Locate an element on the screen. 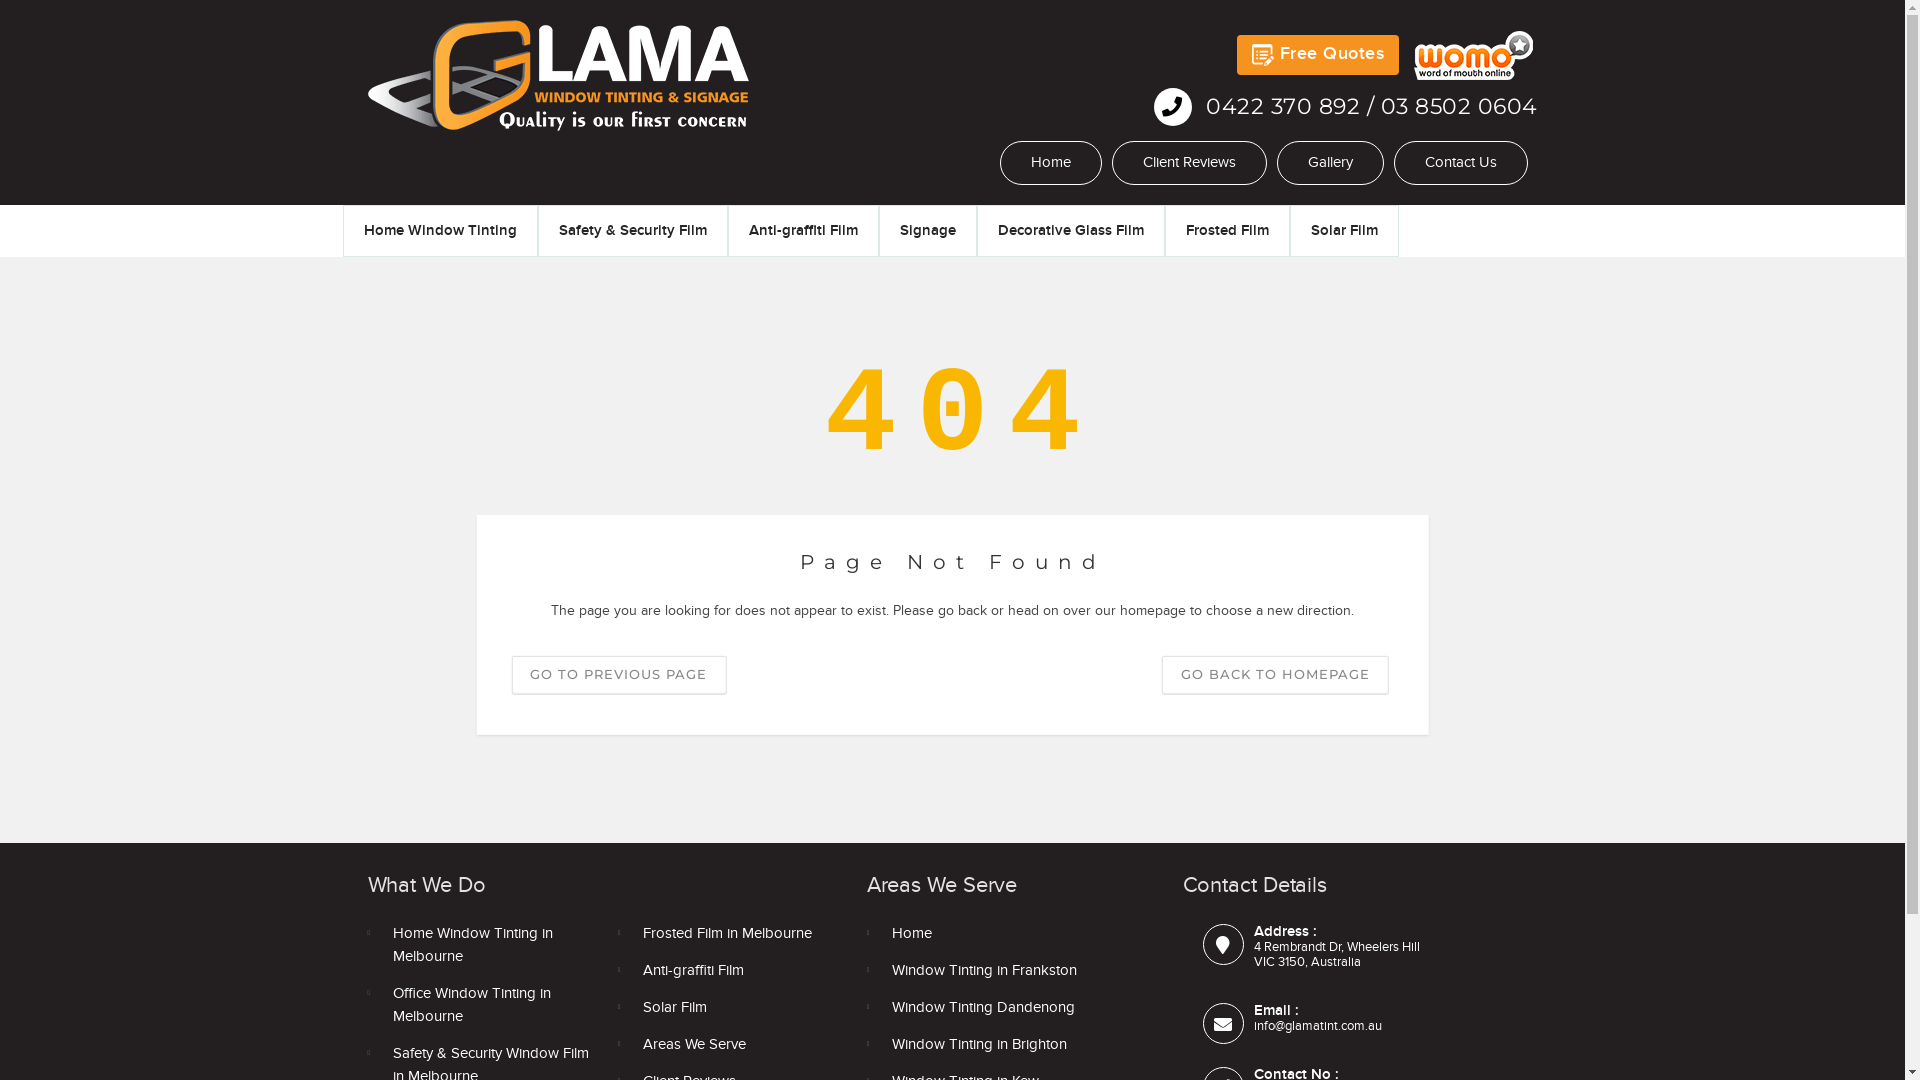 This screenshot has width=1920, height=1080. 'Home Window Tinting in Melbourne' is located at coordinates (486, 946).